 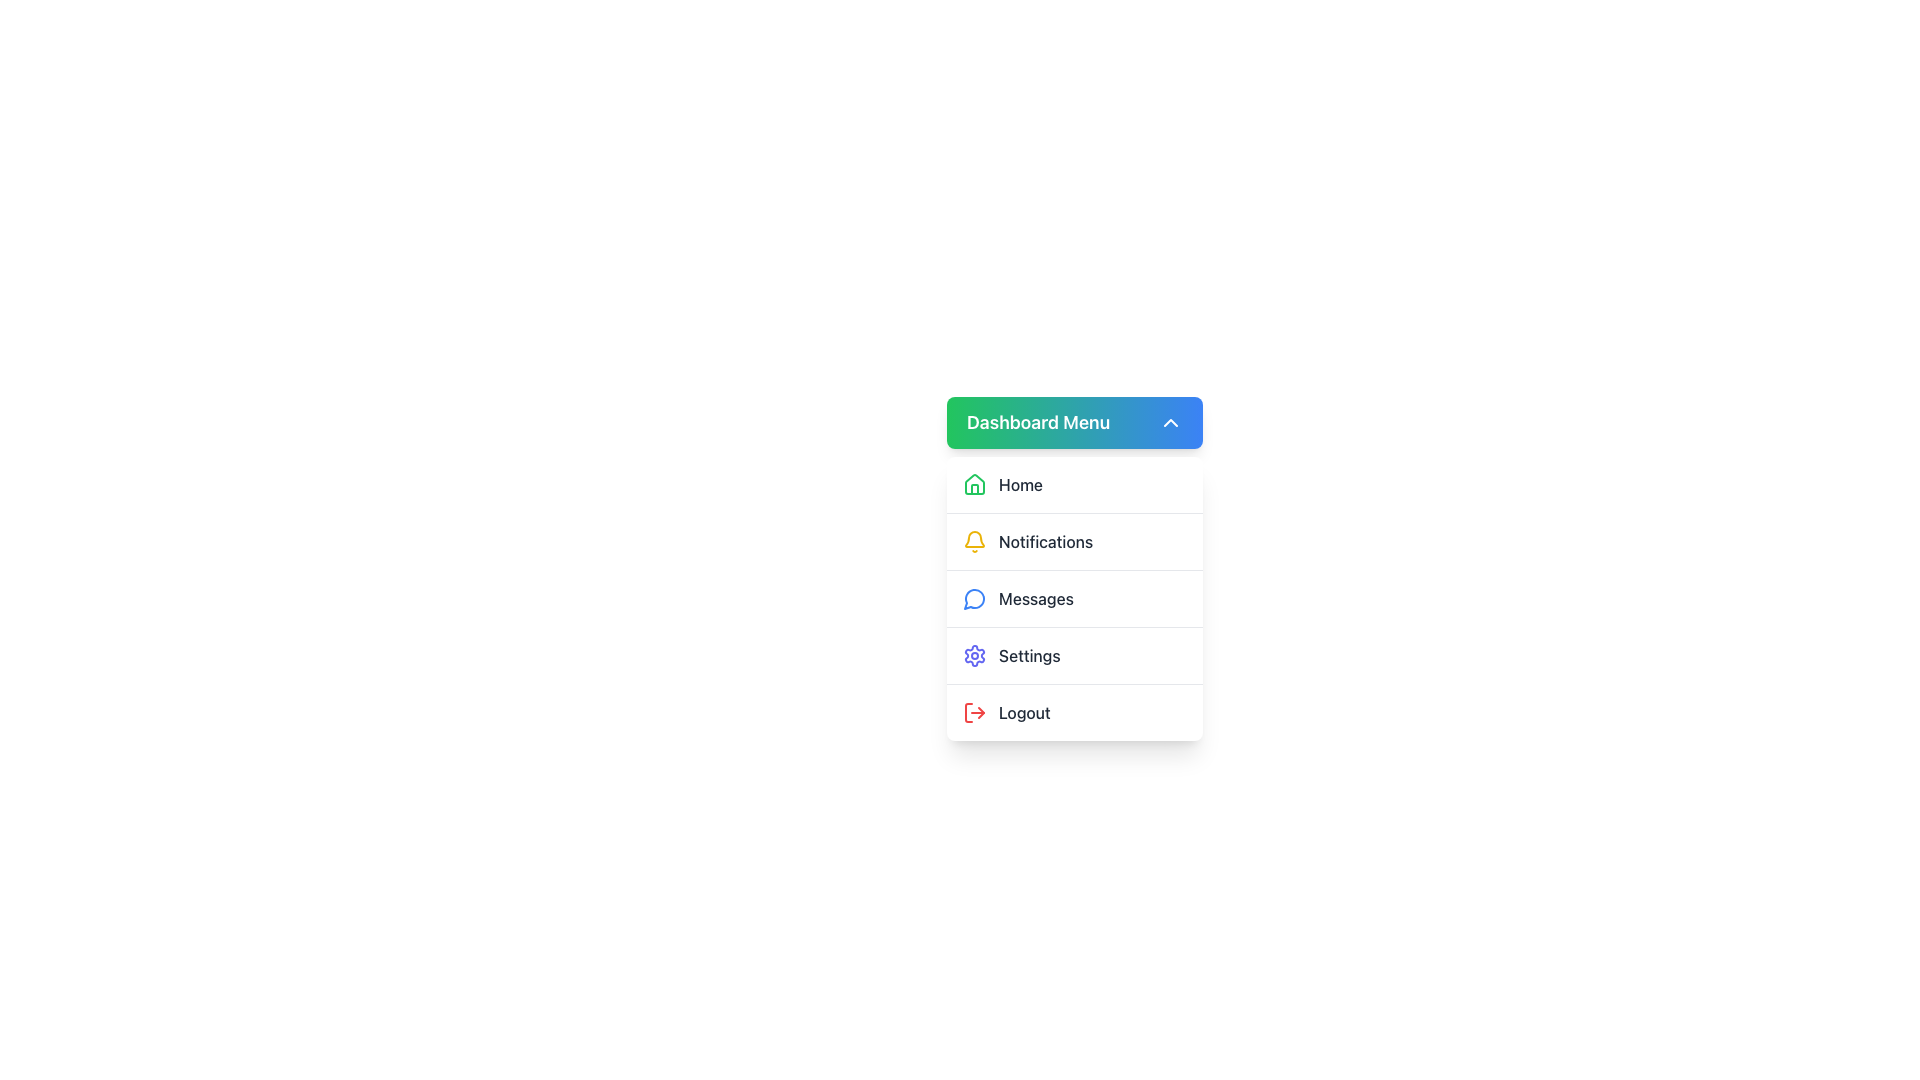 I want to click on the text label displaying 'Messages' in the navigation menu, which is styled with medium-sized, bold font and located in the top-right corner of the interface, so click(x=1036, y=597).